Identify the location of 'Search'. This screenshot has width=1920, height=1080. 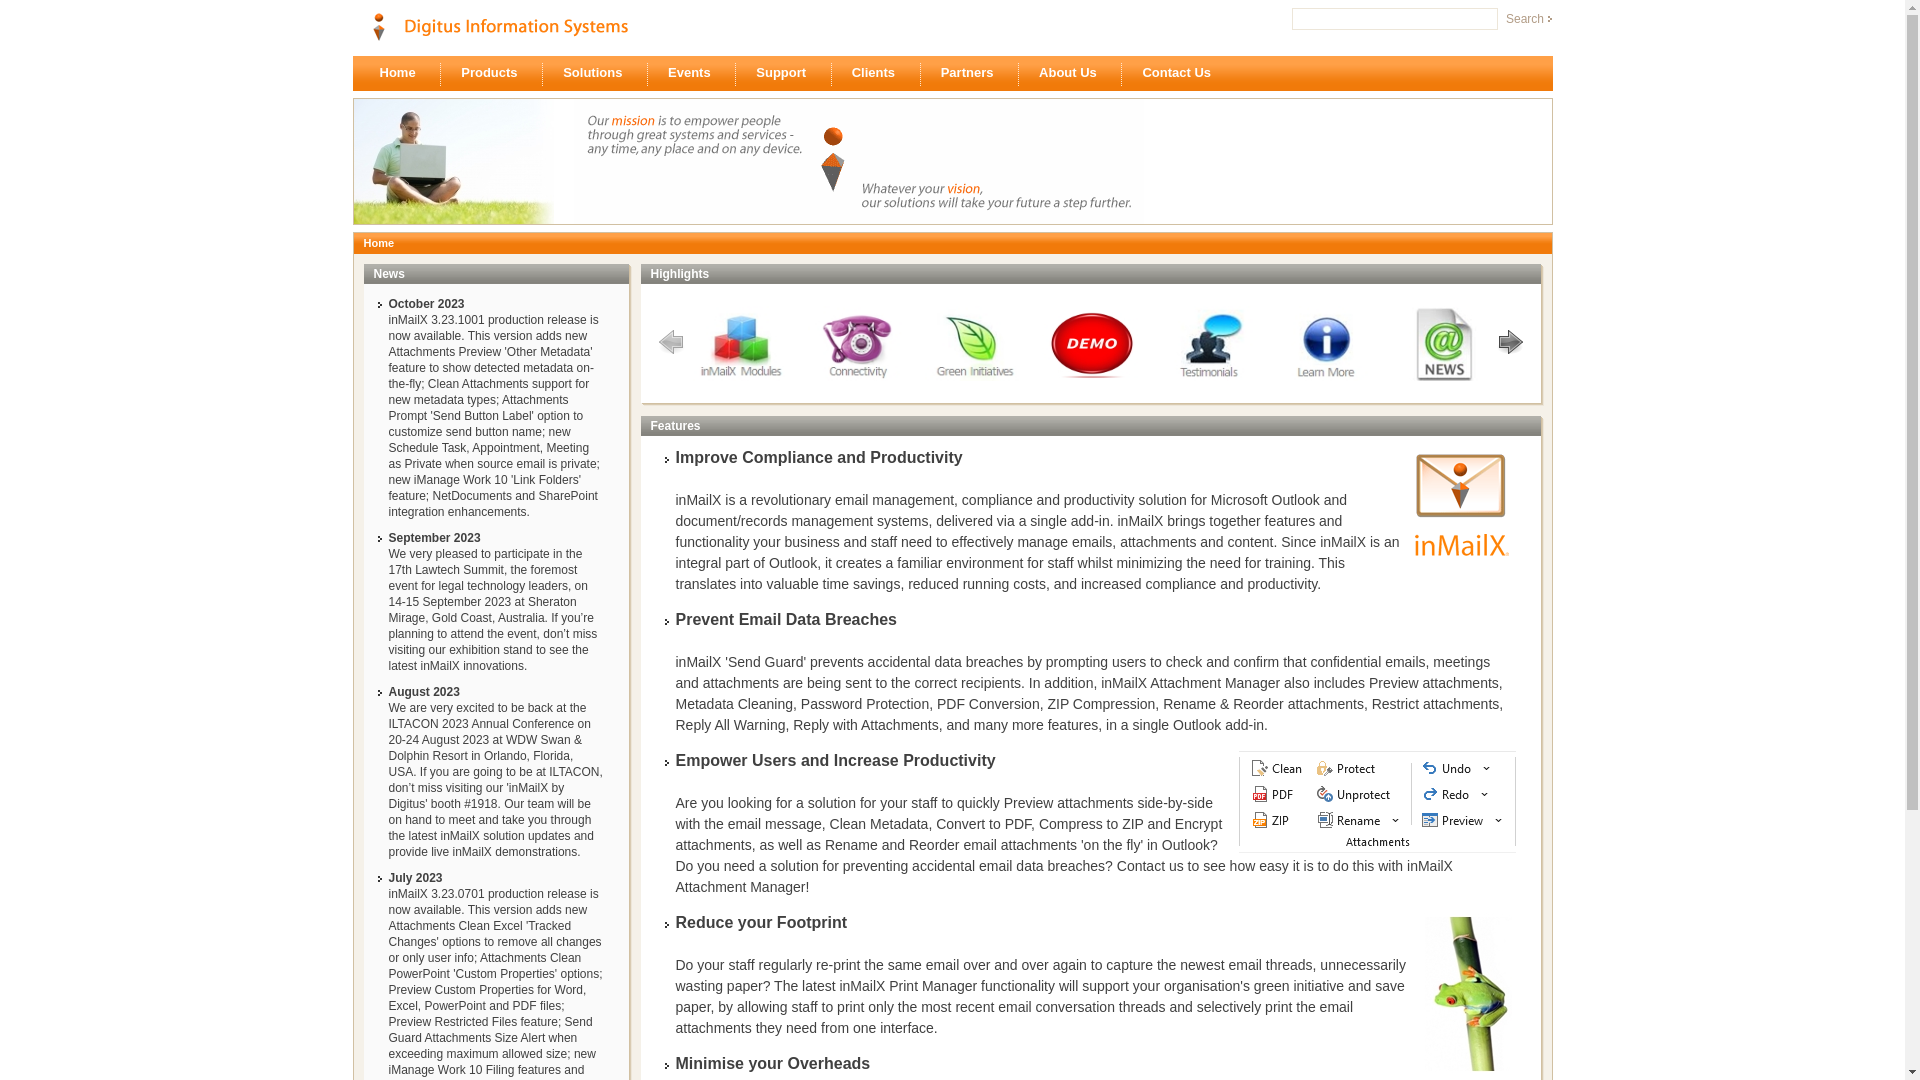
(1525, 19).